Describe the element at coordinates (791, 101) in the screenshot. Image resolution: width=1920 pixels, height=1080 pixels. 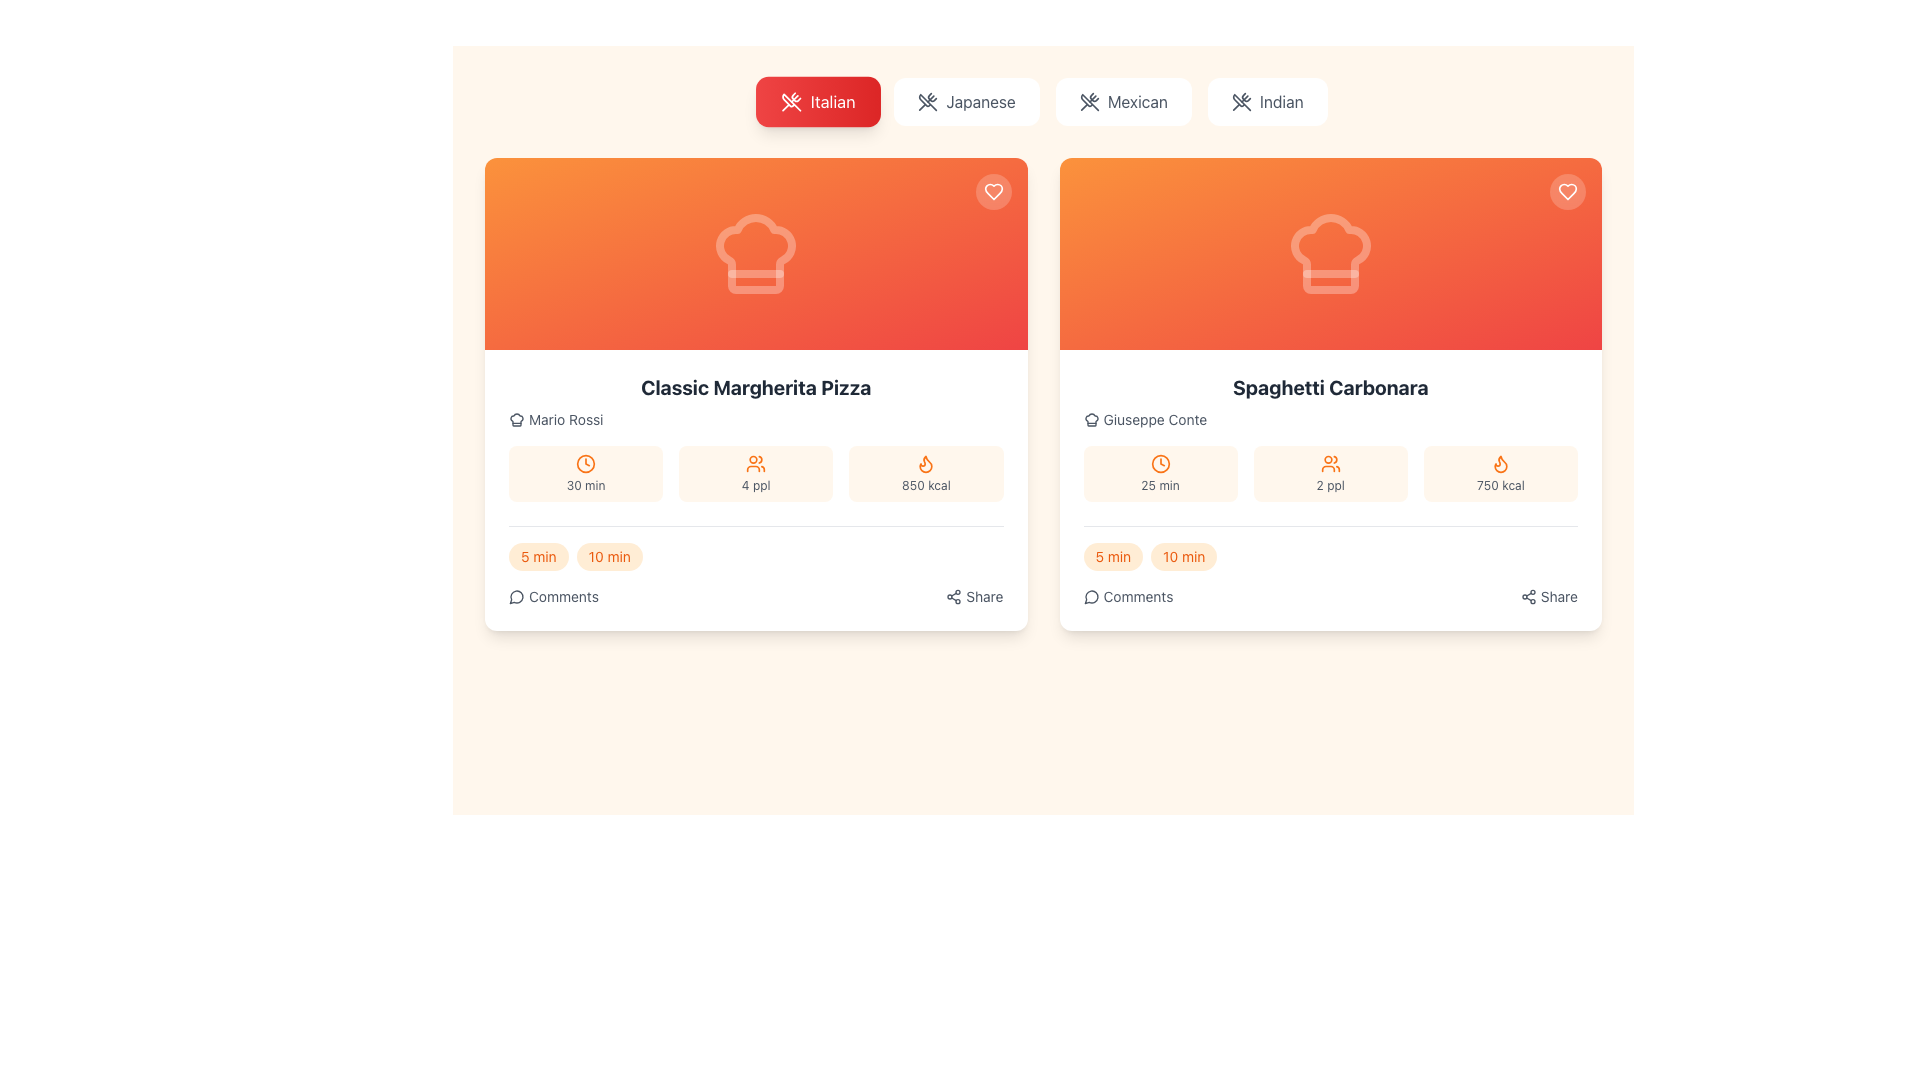
I see `the icon of crossed utensils (fork and knife) that is white on a red background, located next to the 'Italian' label` at that location.